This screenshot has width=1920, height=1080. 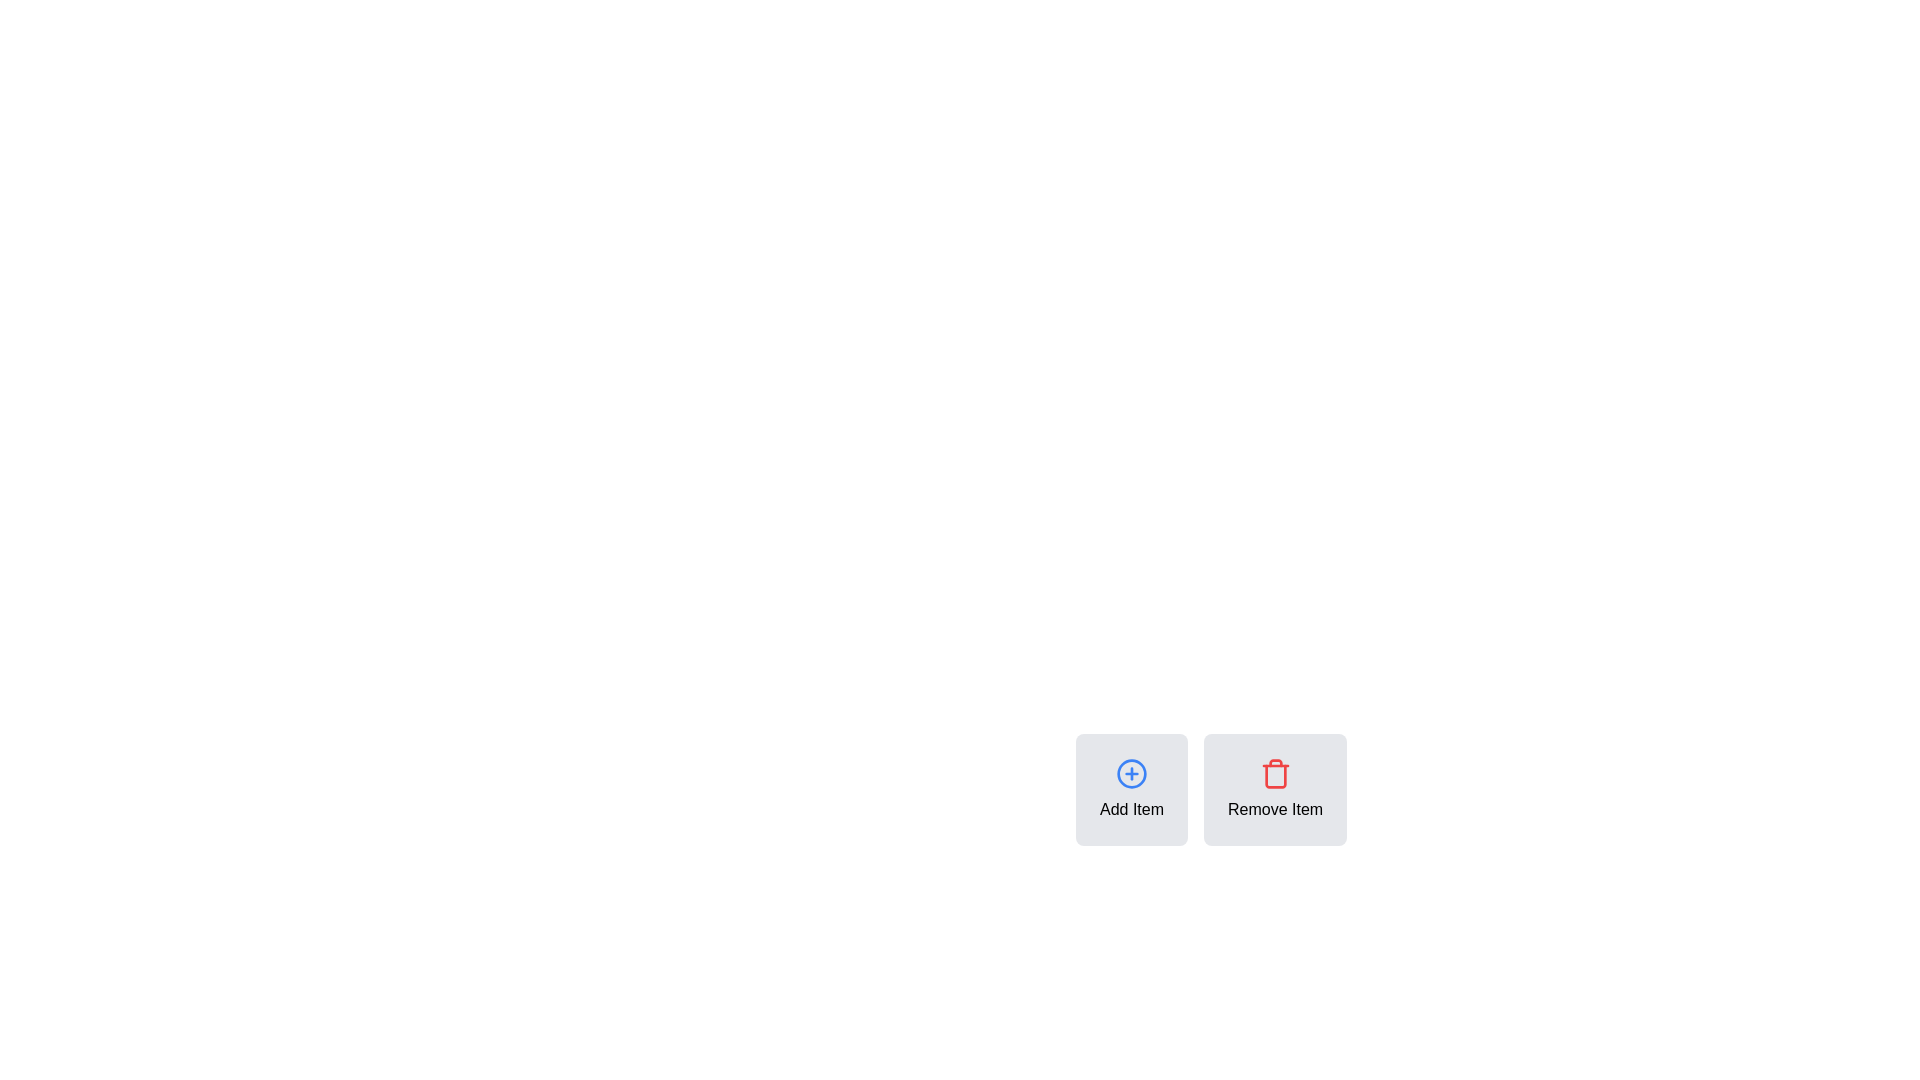 I want to click on the circular blue outlined Icon Button with a '+' sign, located at the top center above the text 'Add Item', so click(x=1132, y=773).